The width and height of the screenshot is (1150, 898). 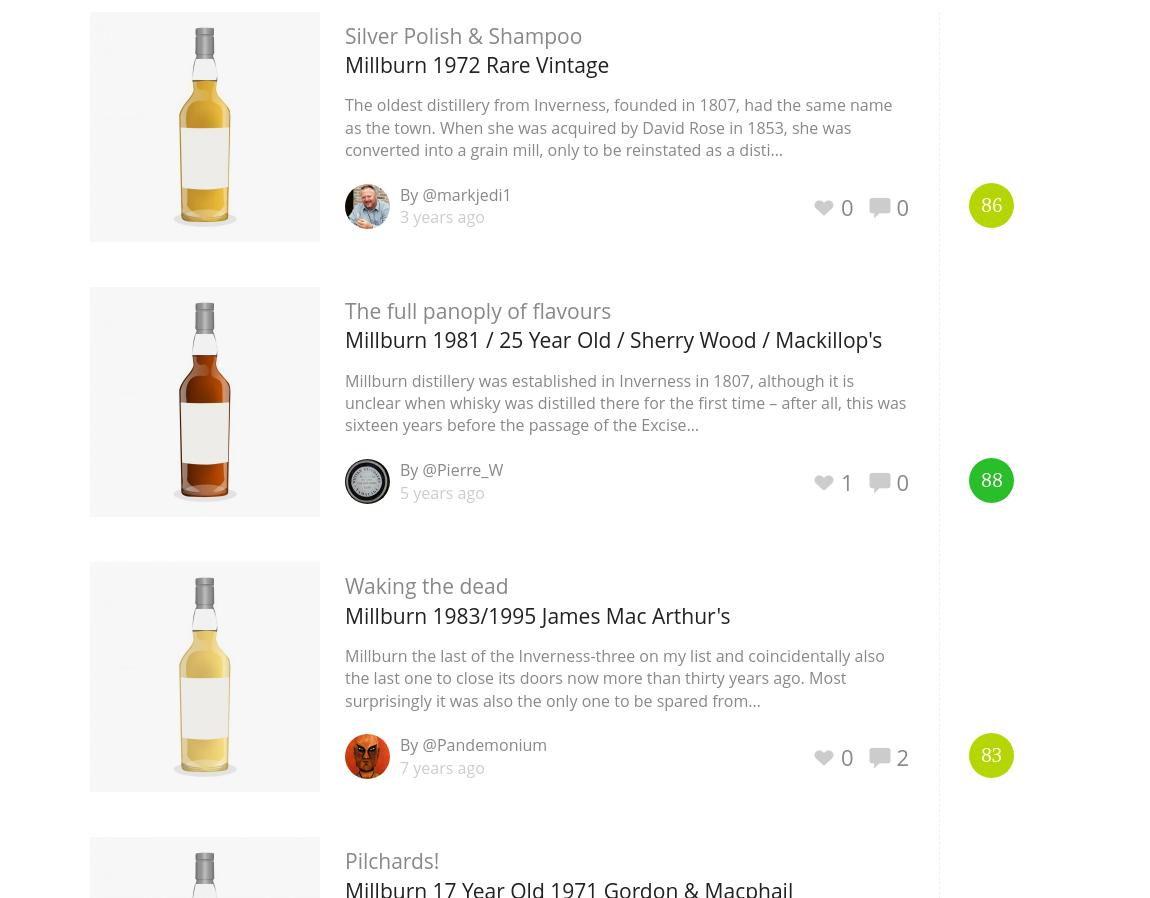 What do you see at coordinates (392, 861) in the screenshot?
I see `'Pilchards!'` at bounding box center [392, 861].